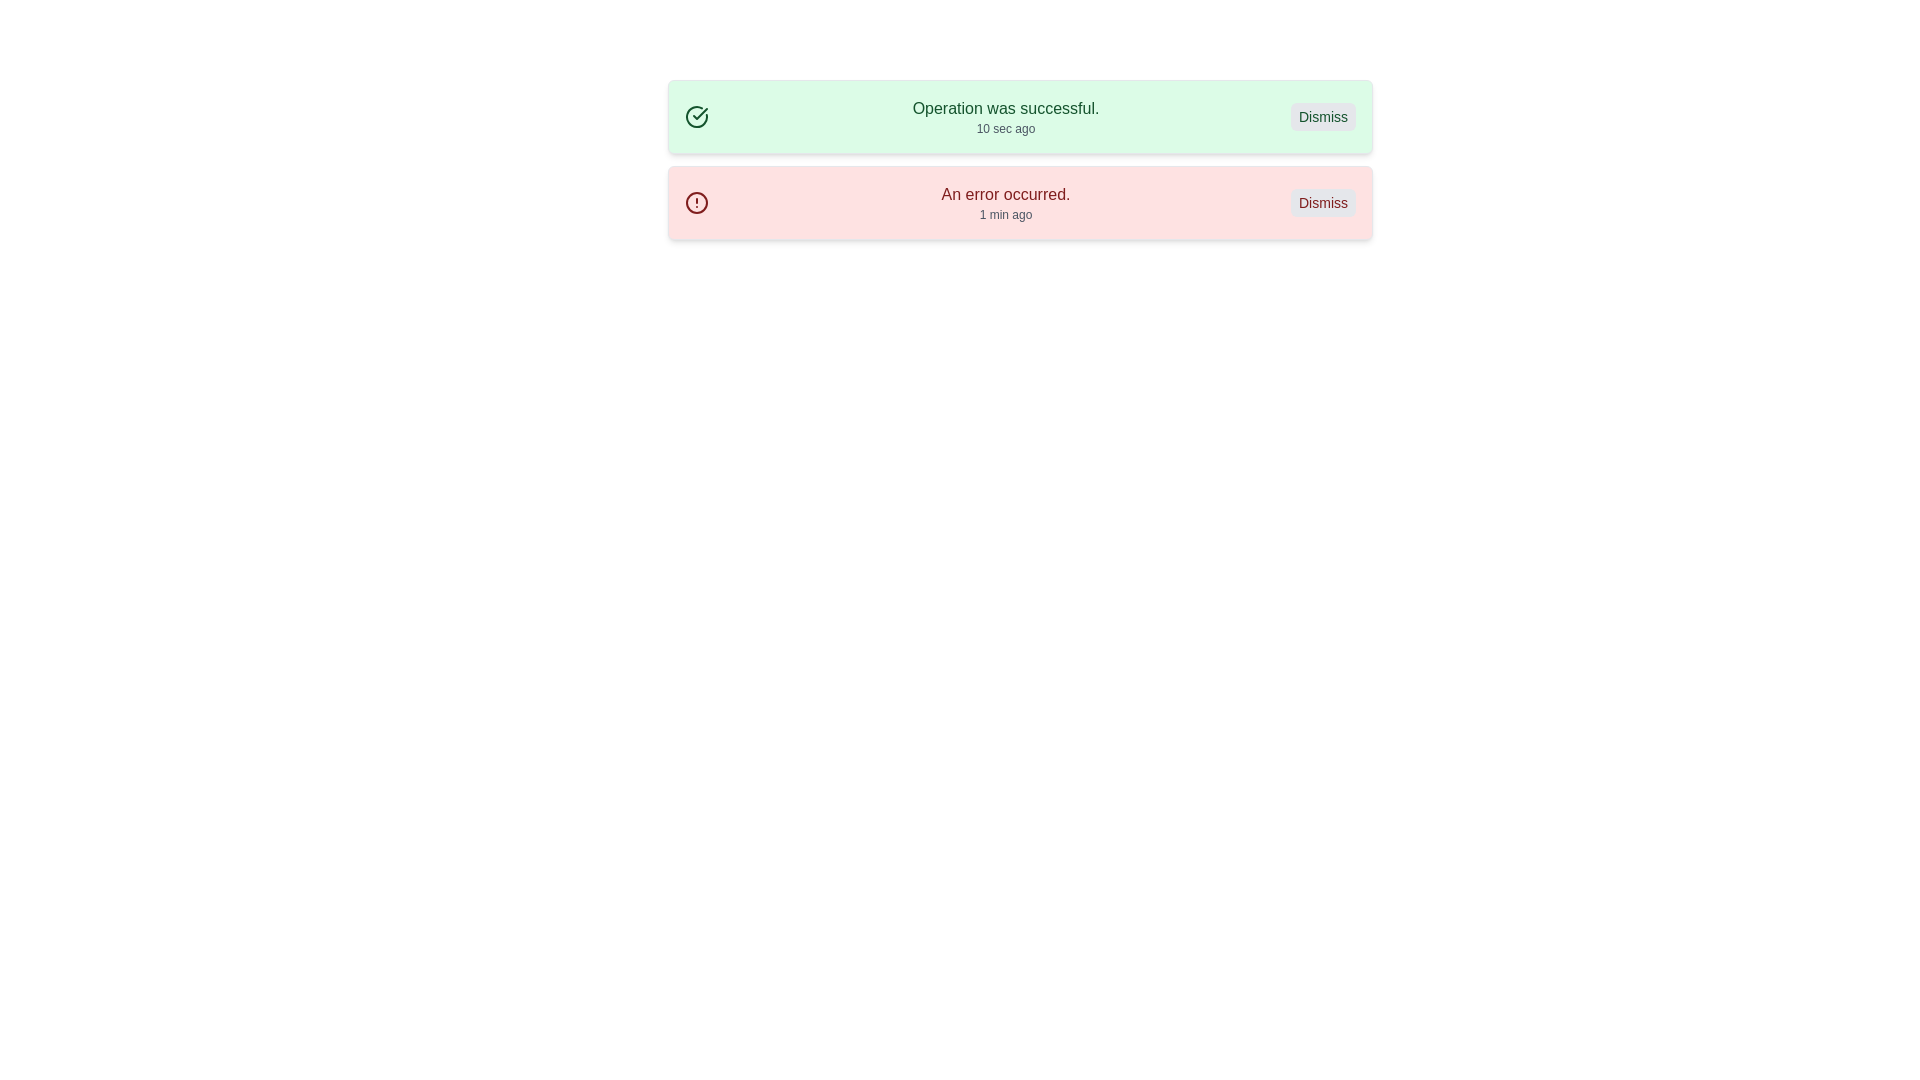  Describe the element at coordinates (1006, 215) in the screenshot. I see `the text label that displays '1 min ago', which is located below the error message 'An error occurred.' in a pink notification box` at that location.